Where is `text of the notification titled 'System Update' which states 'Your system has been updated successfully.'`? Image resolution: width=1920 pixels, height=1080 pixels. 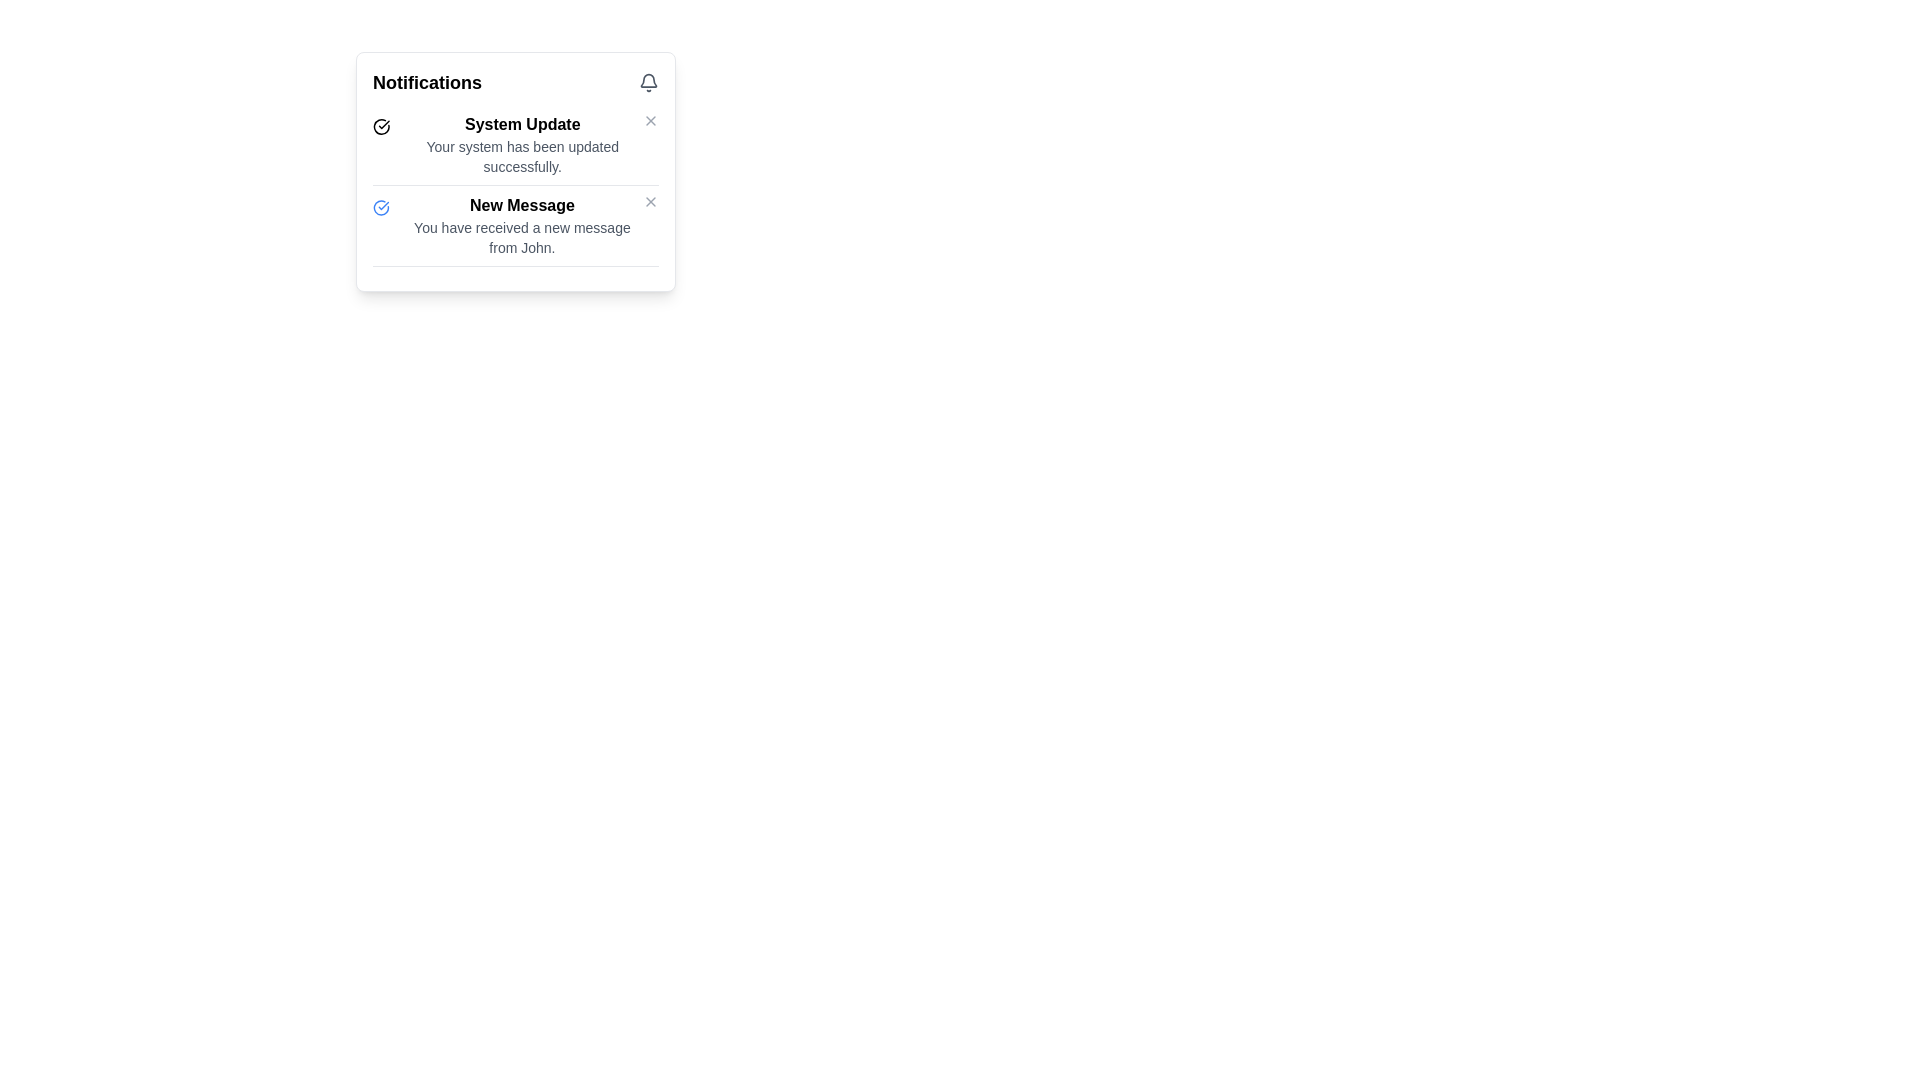
text of the notification titled 'System Update' which states 'Your system has been updated successfully.' is located at coordinates (515, 148).